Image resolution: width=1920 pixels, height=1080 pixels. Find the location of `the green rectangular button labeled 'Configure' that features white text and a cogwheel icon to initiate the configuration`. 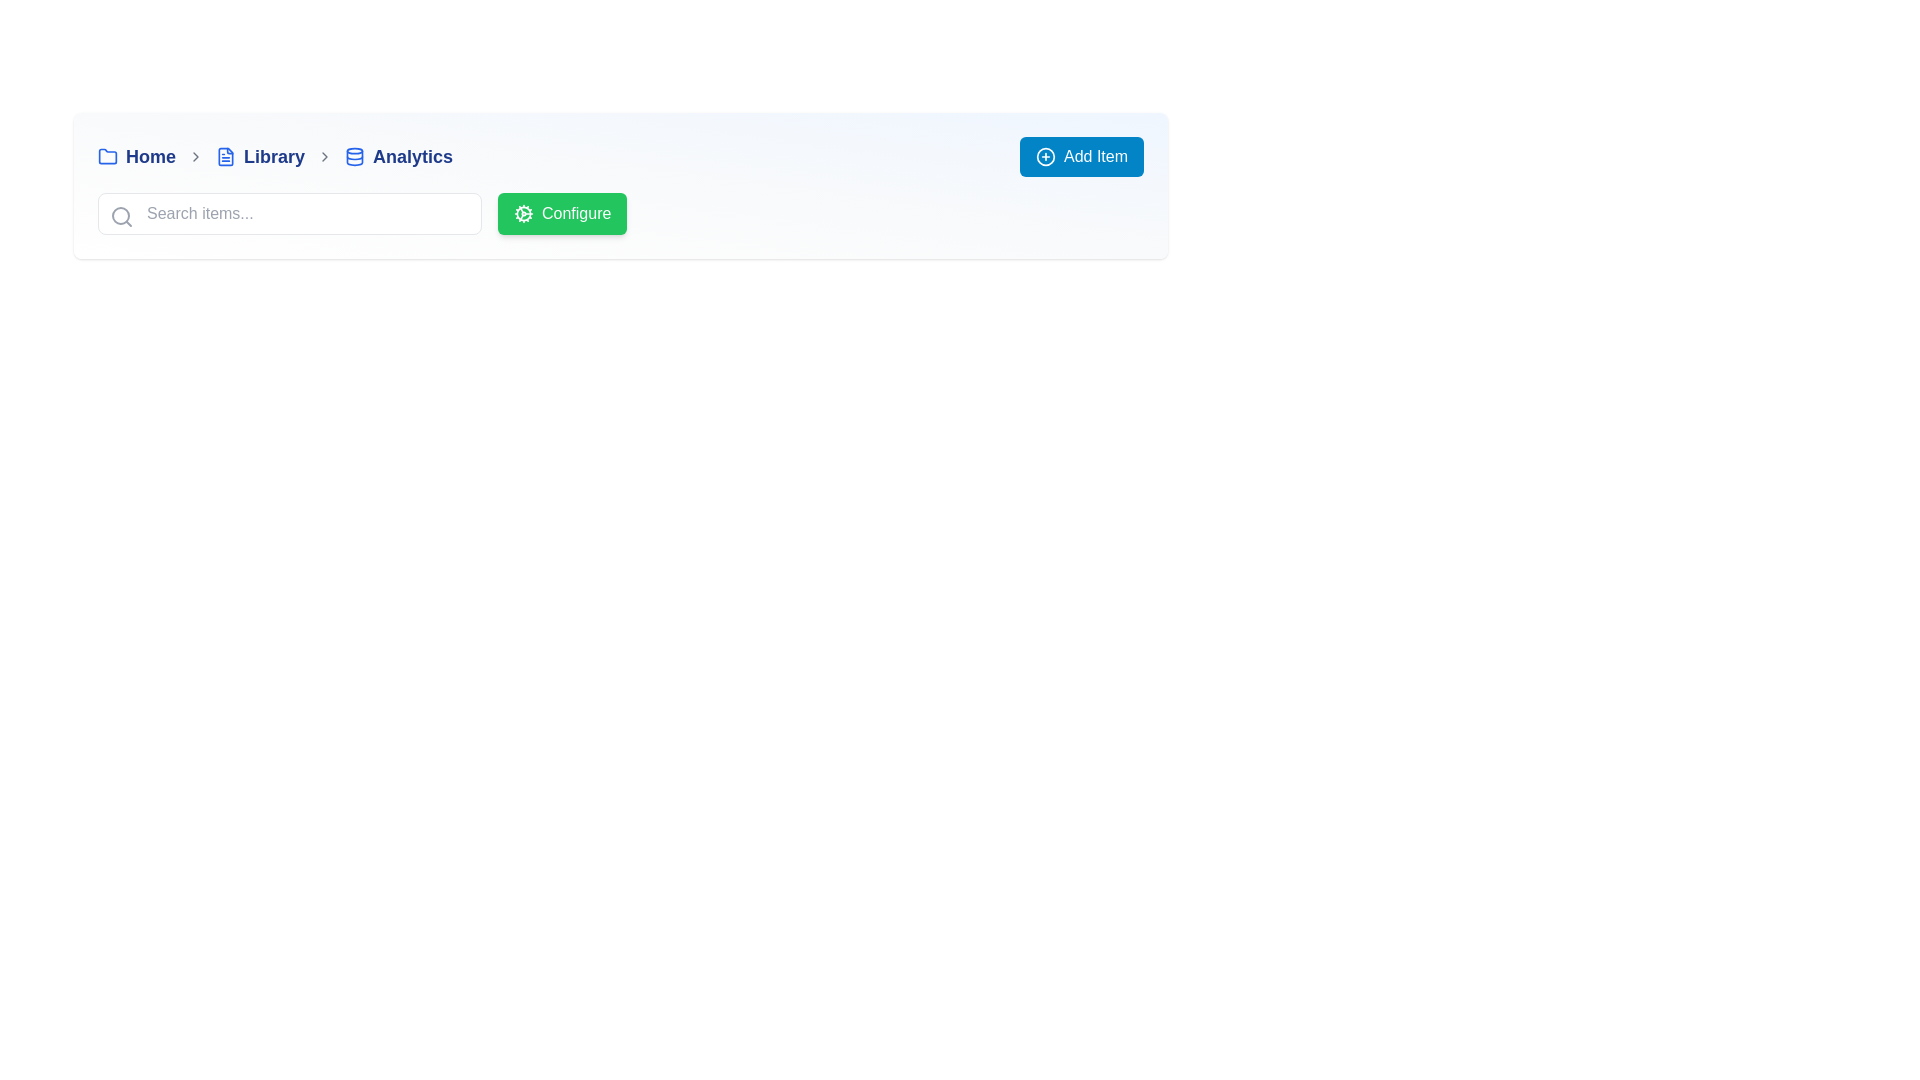

the green rectangular button labeled 'Configure' that features white text and a cogwheel icon to initiate the configuration is located at coordinates (561, 213).